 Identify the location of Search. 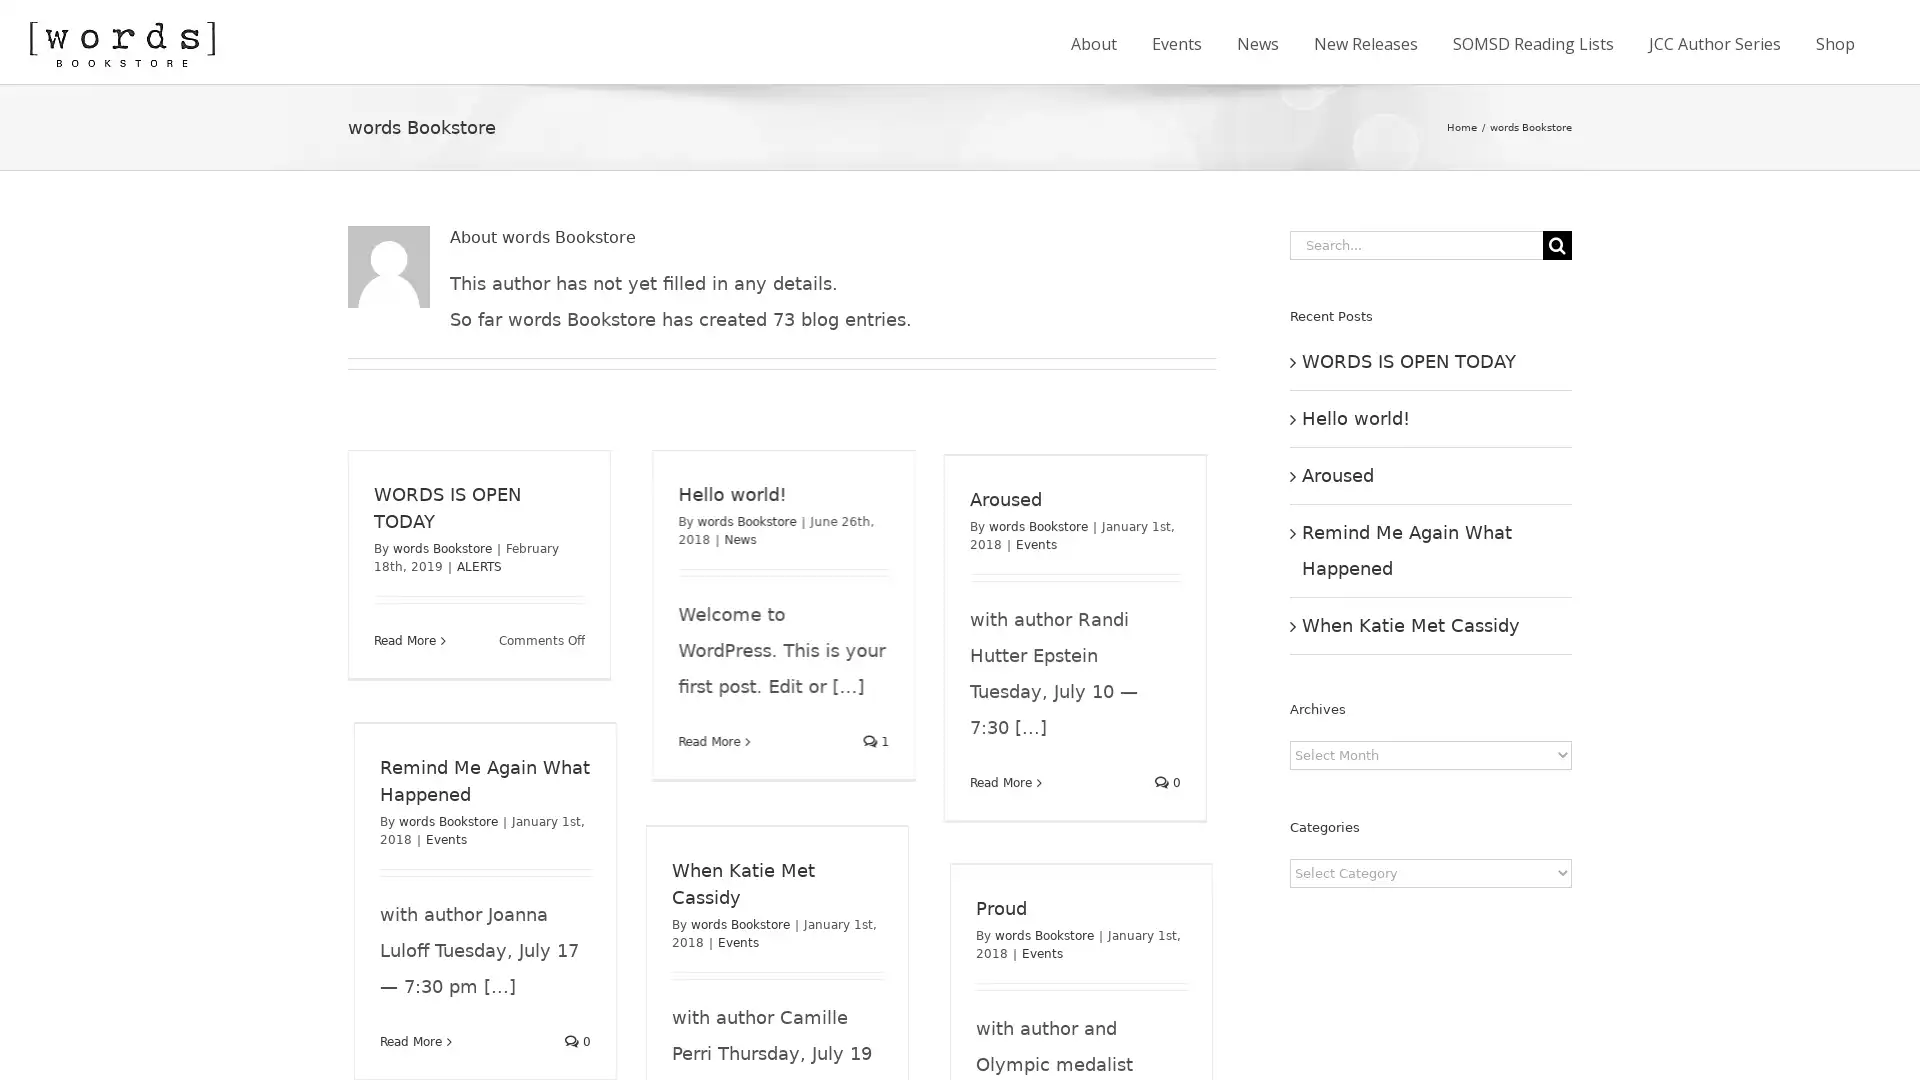
(1556, 243).